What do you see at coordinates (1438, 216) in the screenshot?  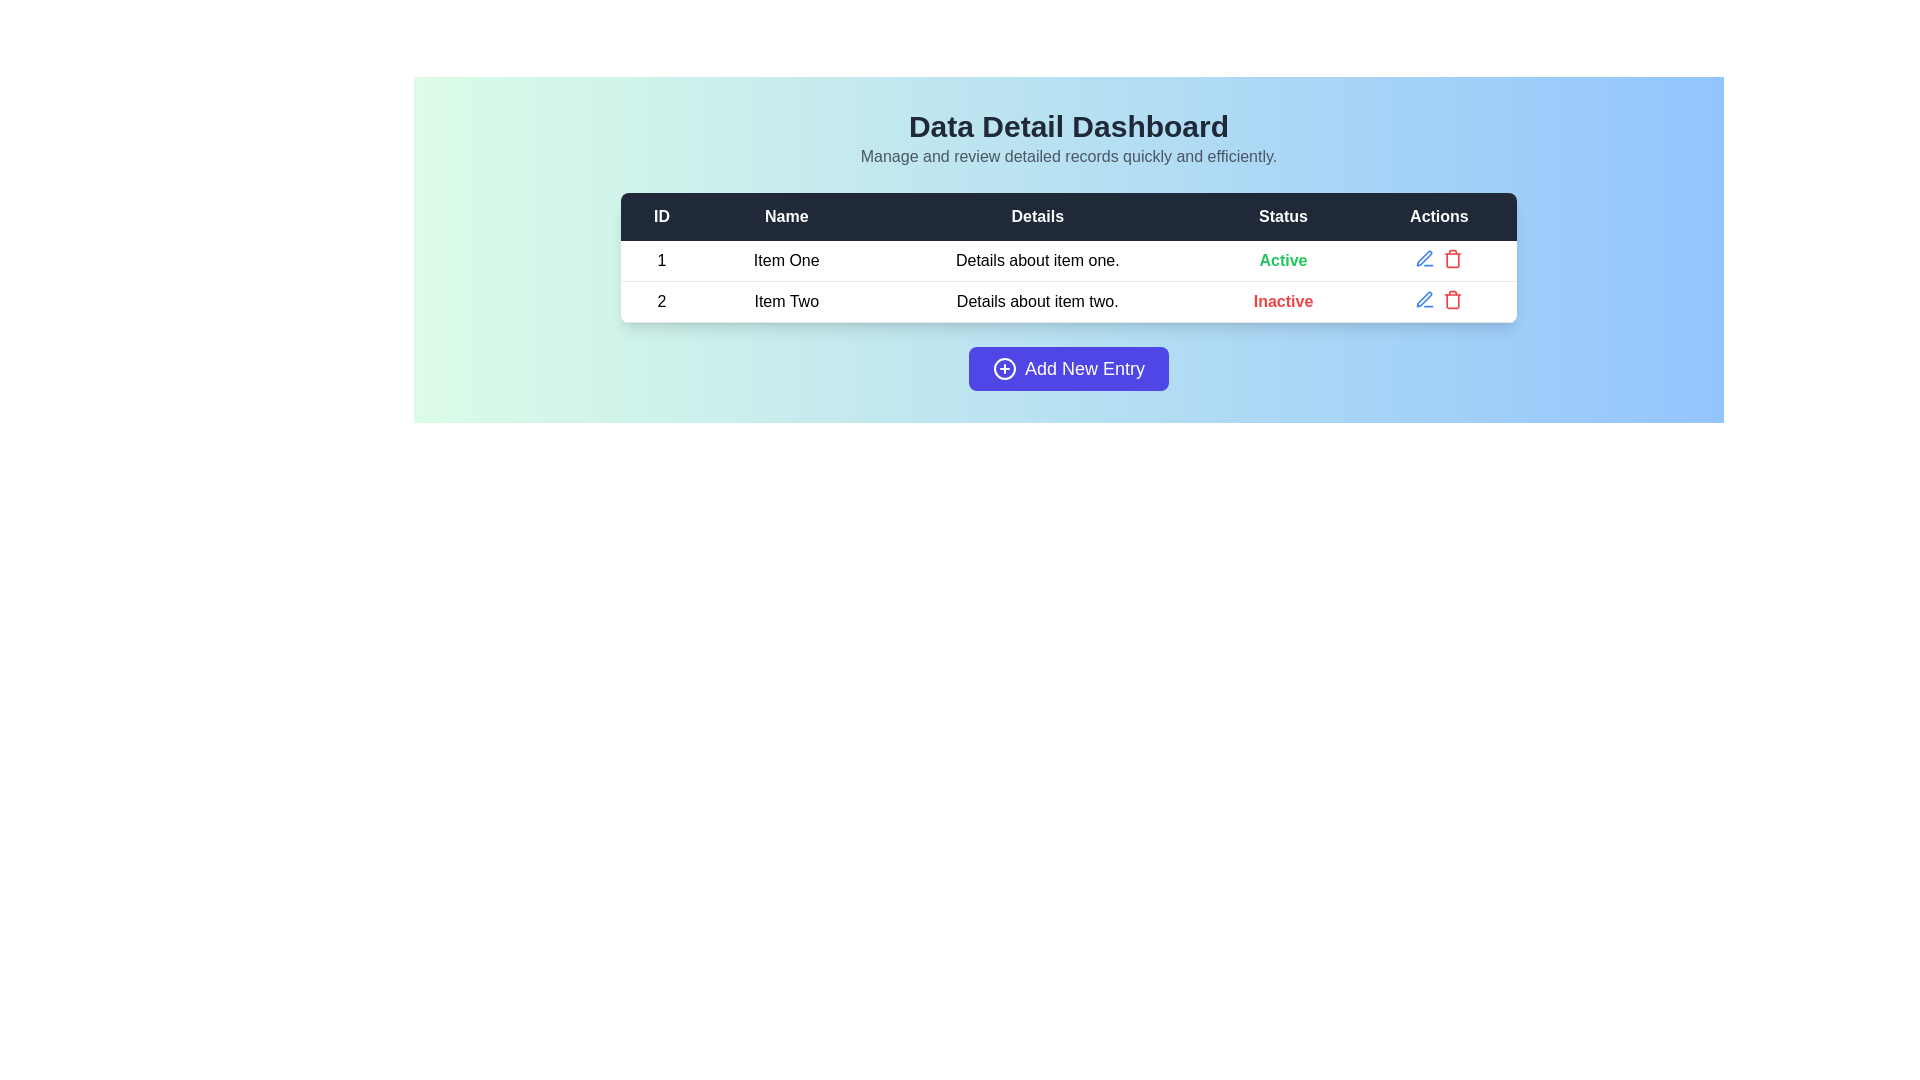 I see `the 'Actions' table header, which is the fifth column header located at the far-right end of the table` at bounding box center [1438, 216].